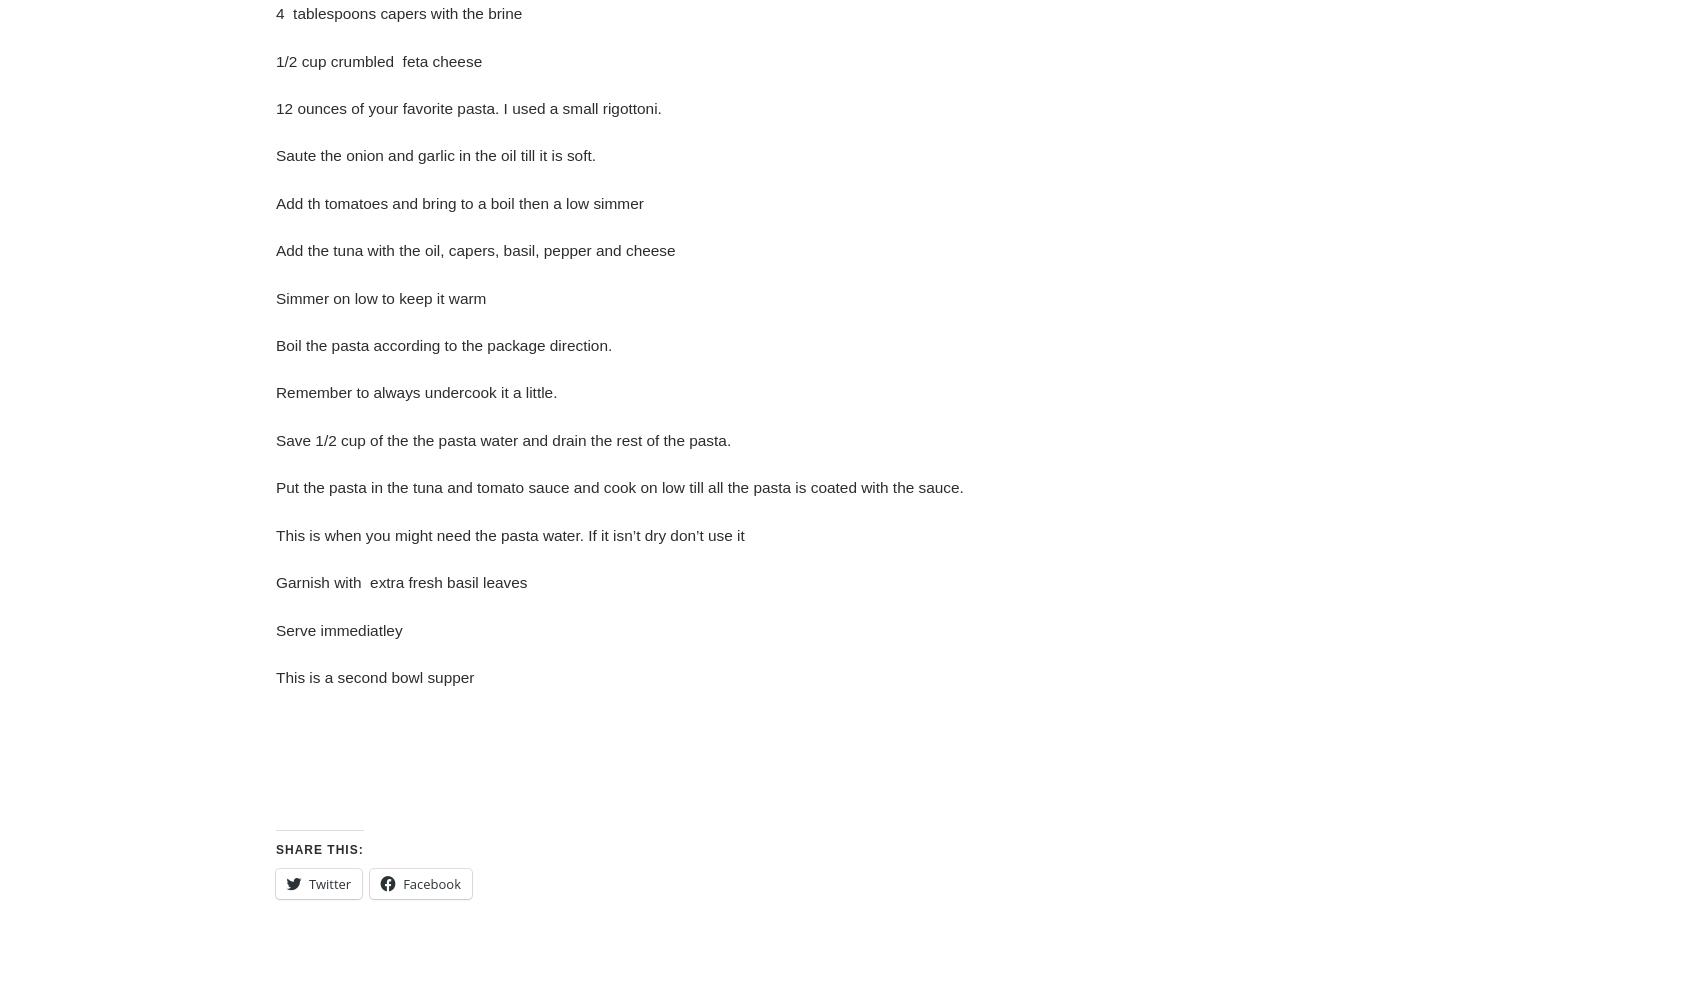 The image size is (1692, 1005). Describe the element at coordinates (458, 201) in the screenshot. I see `'Add th tomatoes and bring to a boil then a low simmer'` at that location.